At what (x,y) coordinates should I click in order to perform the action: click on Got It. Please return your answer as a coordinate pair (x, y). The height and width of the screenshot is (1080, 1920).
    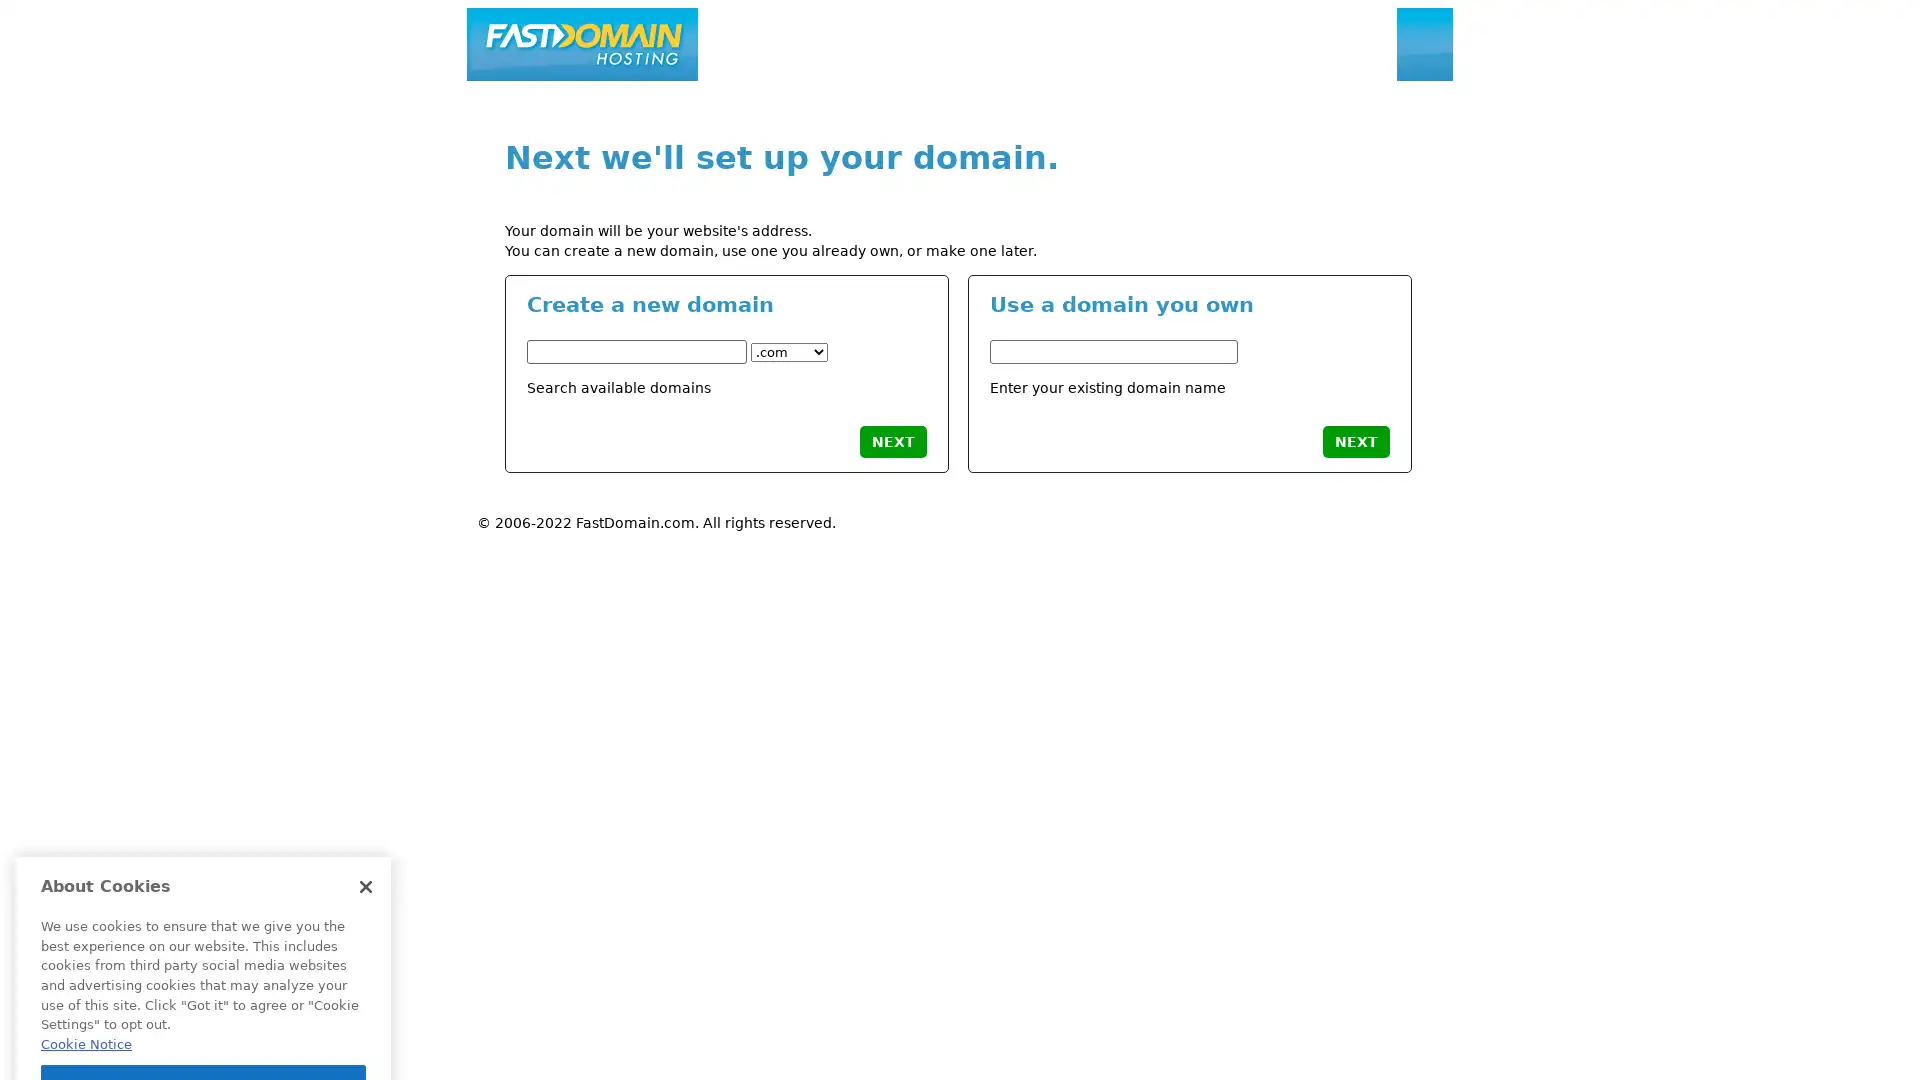
    Looking at the image, I should click on (203, 962).